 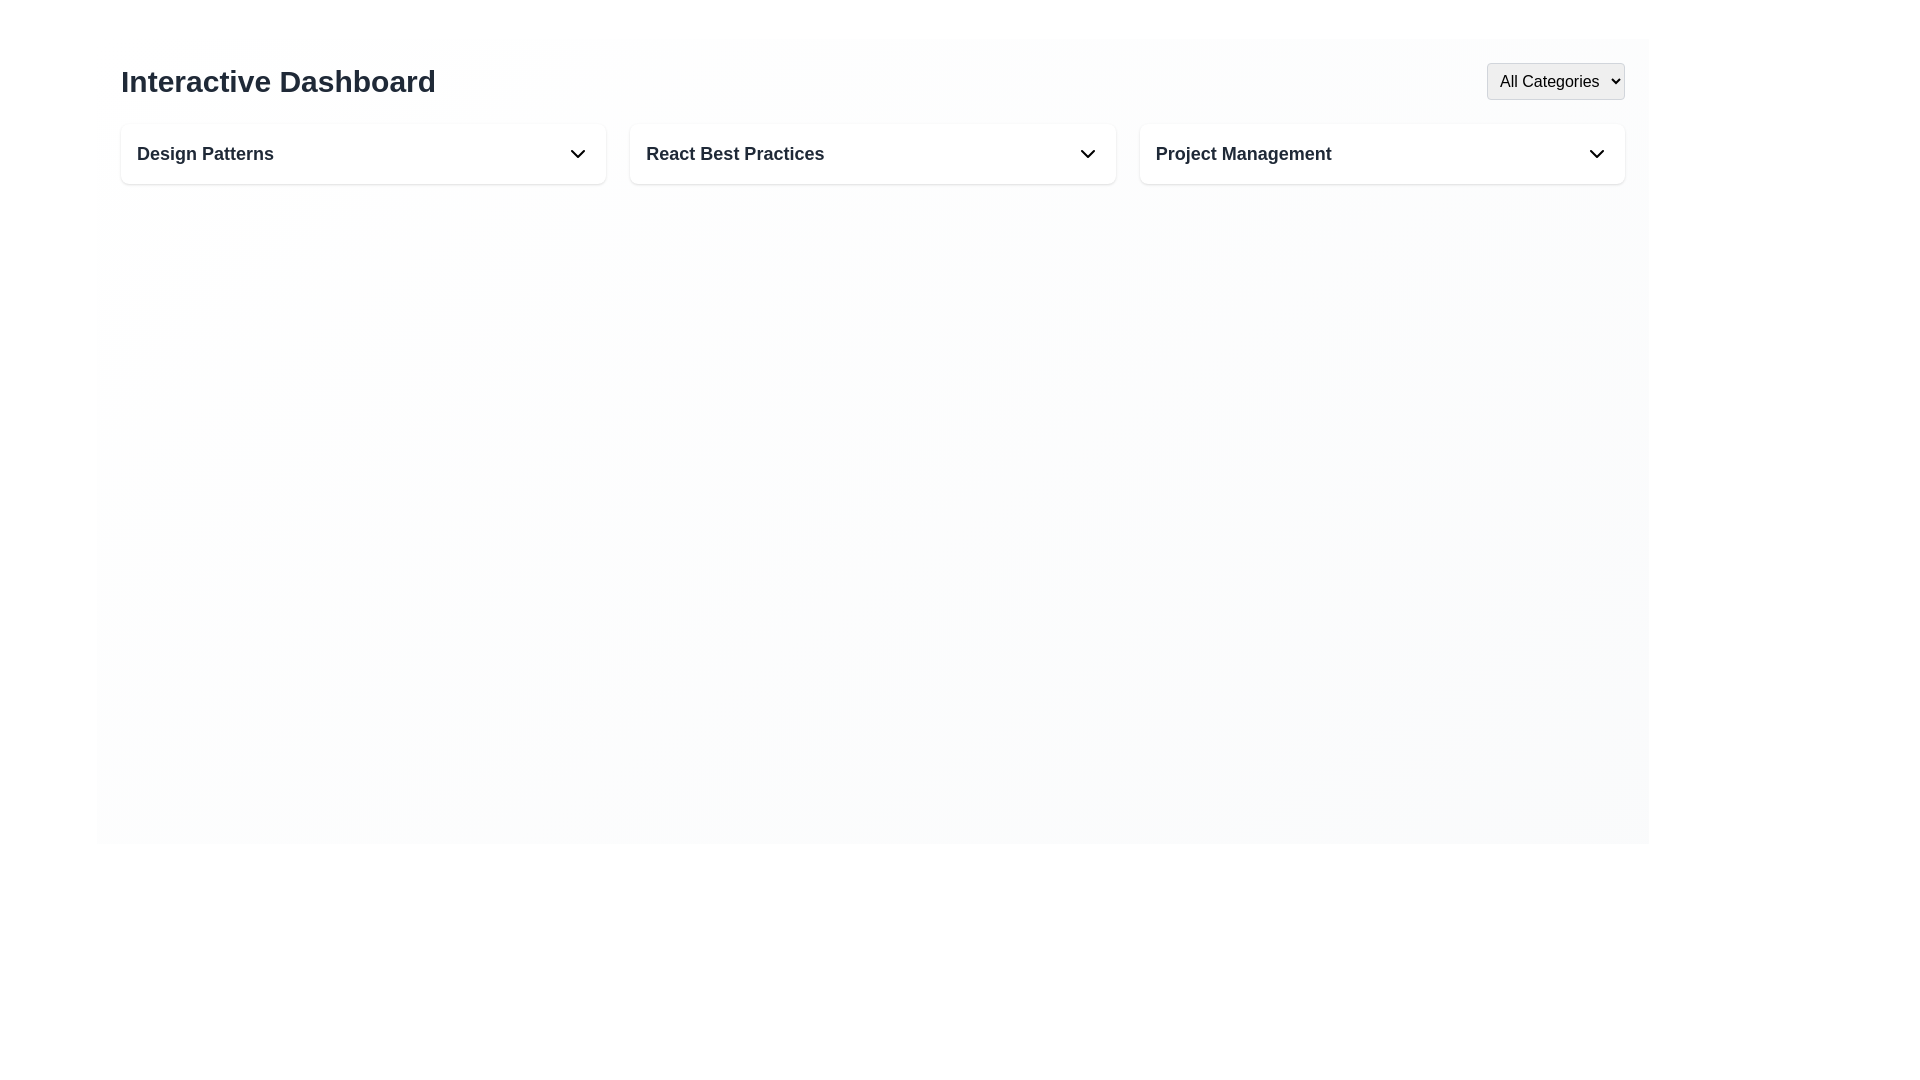 I want to click on the dropdown menu located at the top left of the interactive dashboard, so click(x=363, y=153).